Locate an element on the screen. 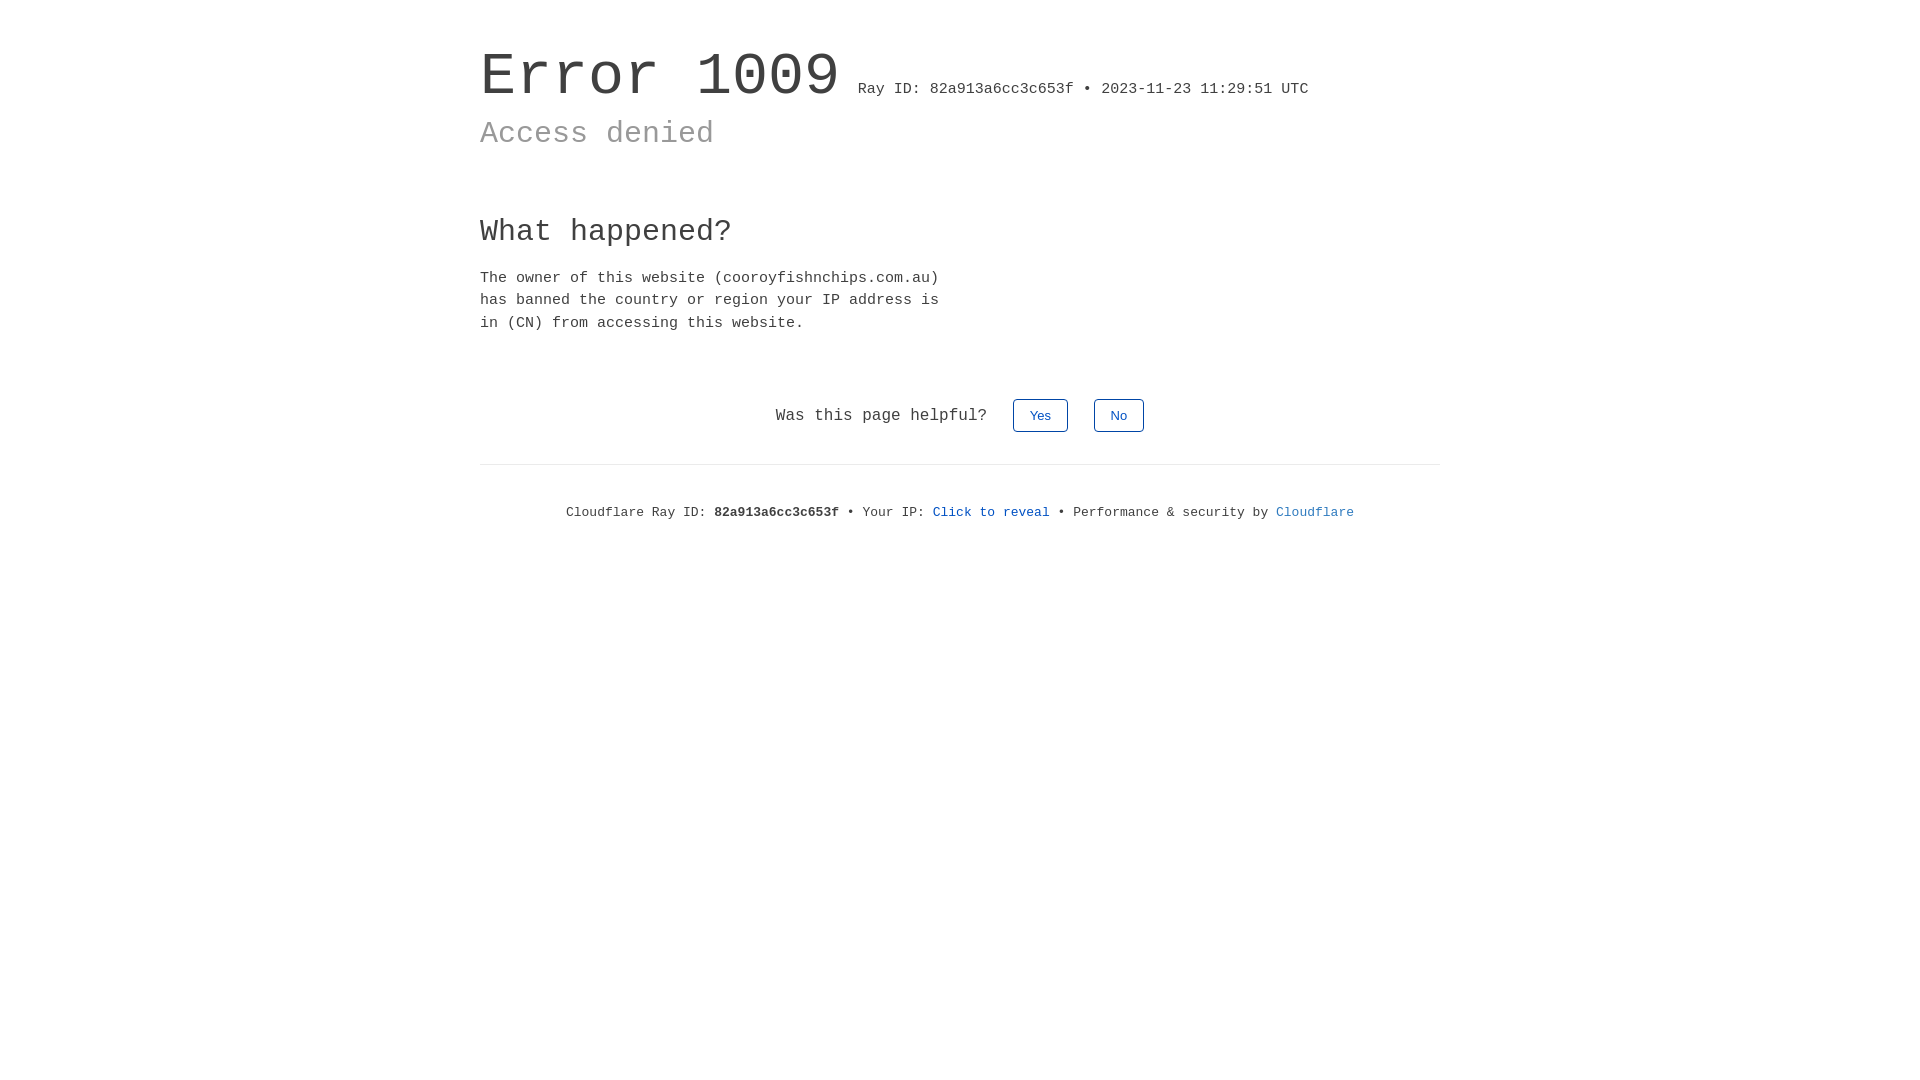 This screenshot has width=1920, height=1080. 'Cloudflare' is located at coordinates (1315, 511).